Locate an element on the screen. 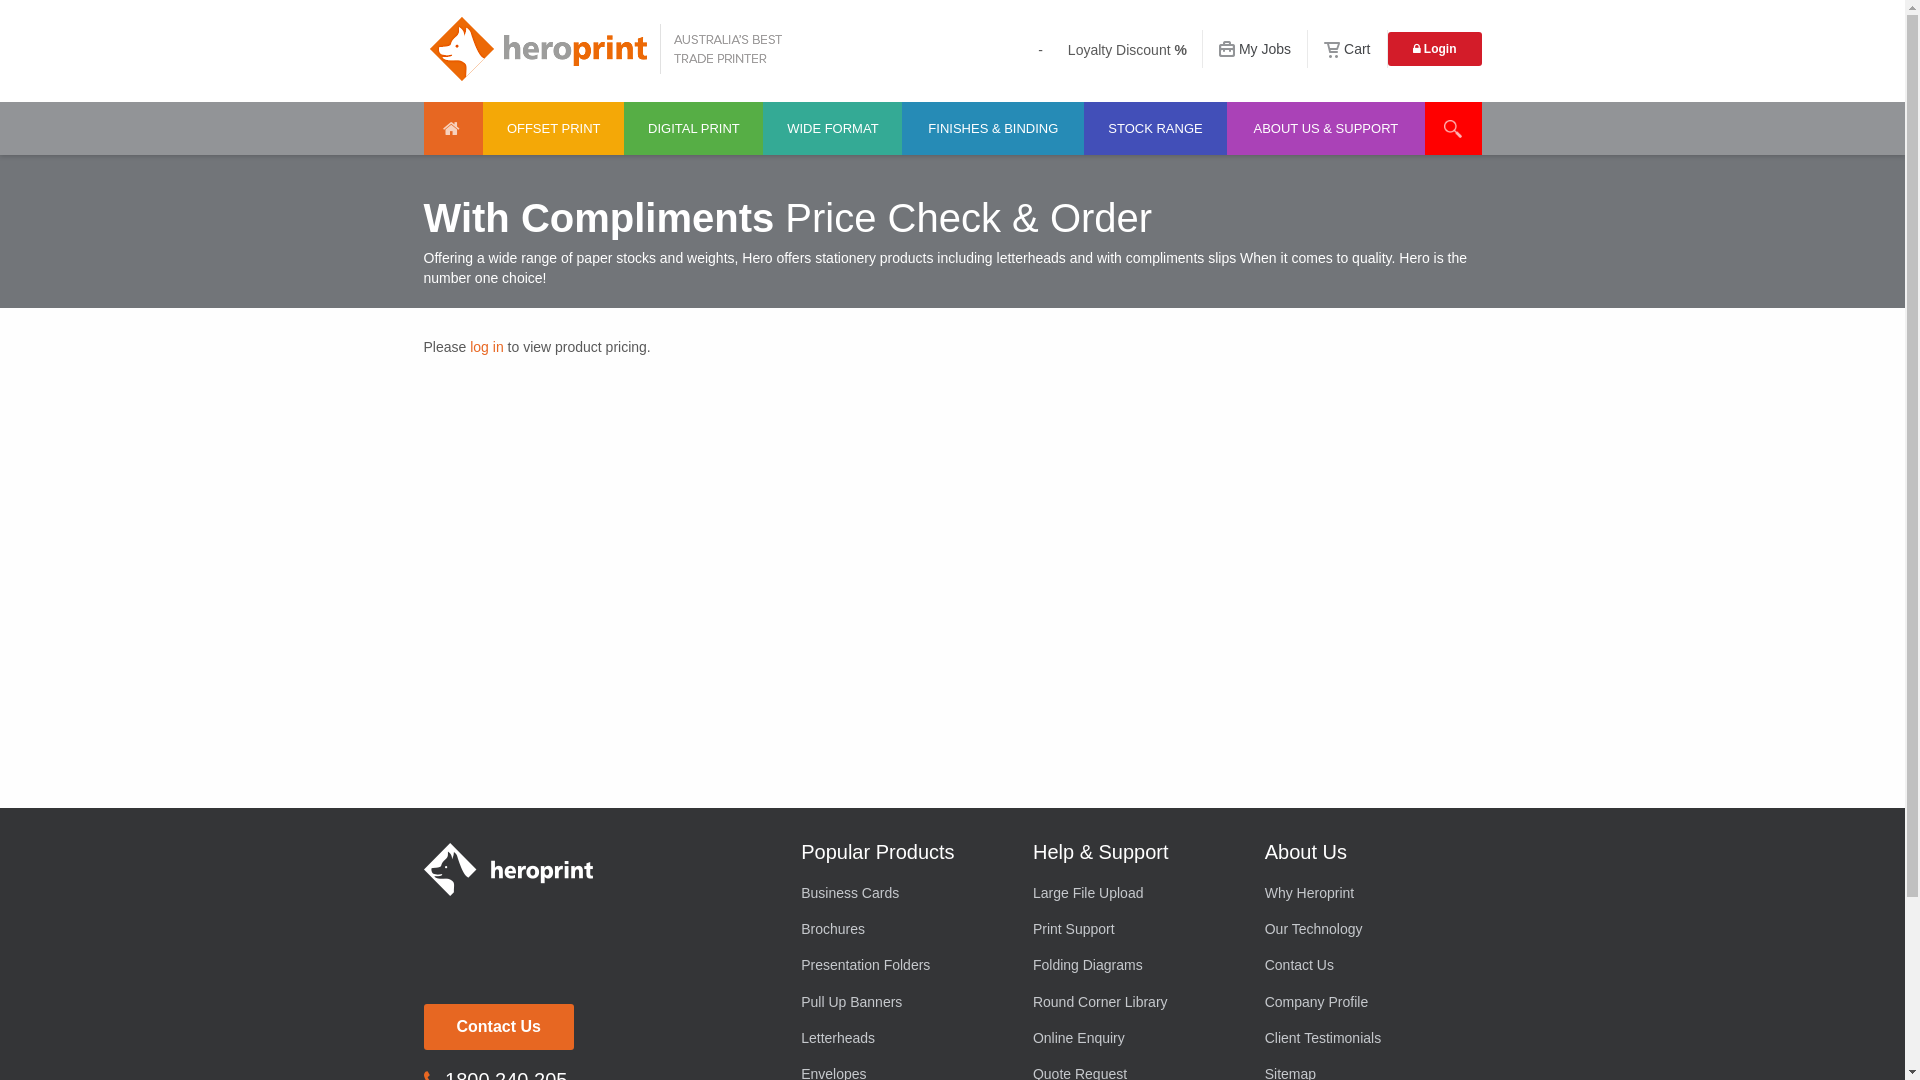  'Contact Us' is located at coordinates (499, 1026).